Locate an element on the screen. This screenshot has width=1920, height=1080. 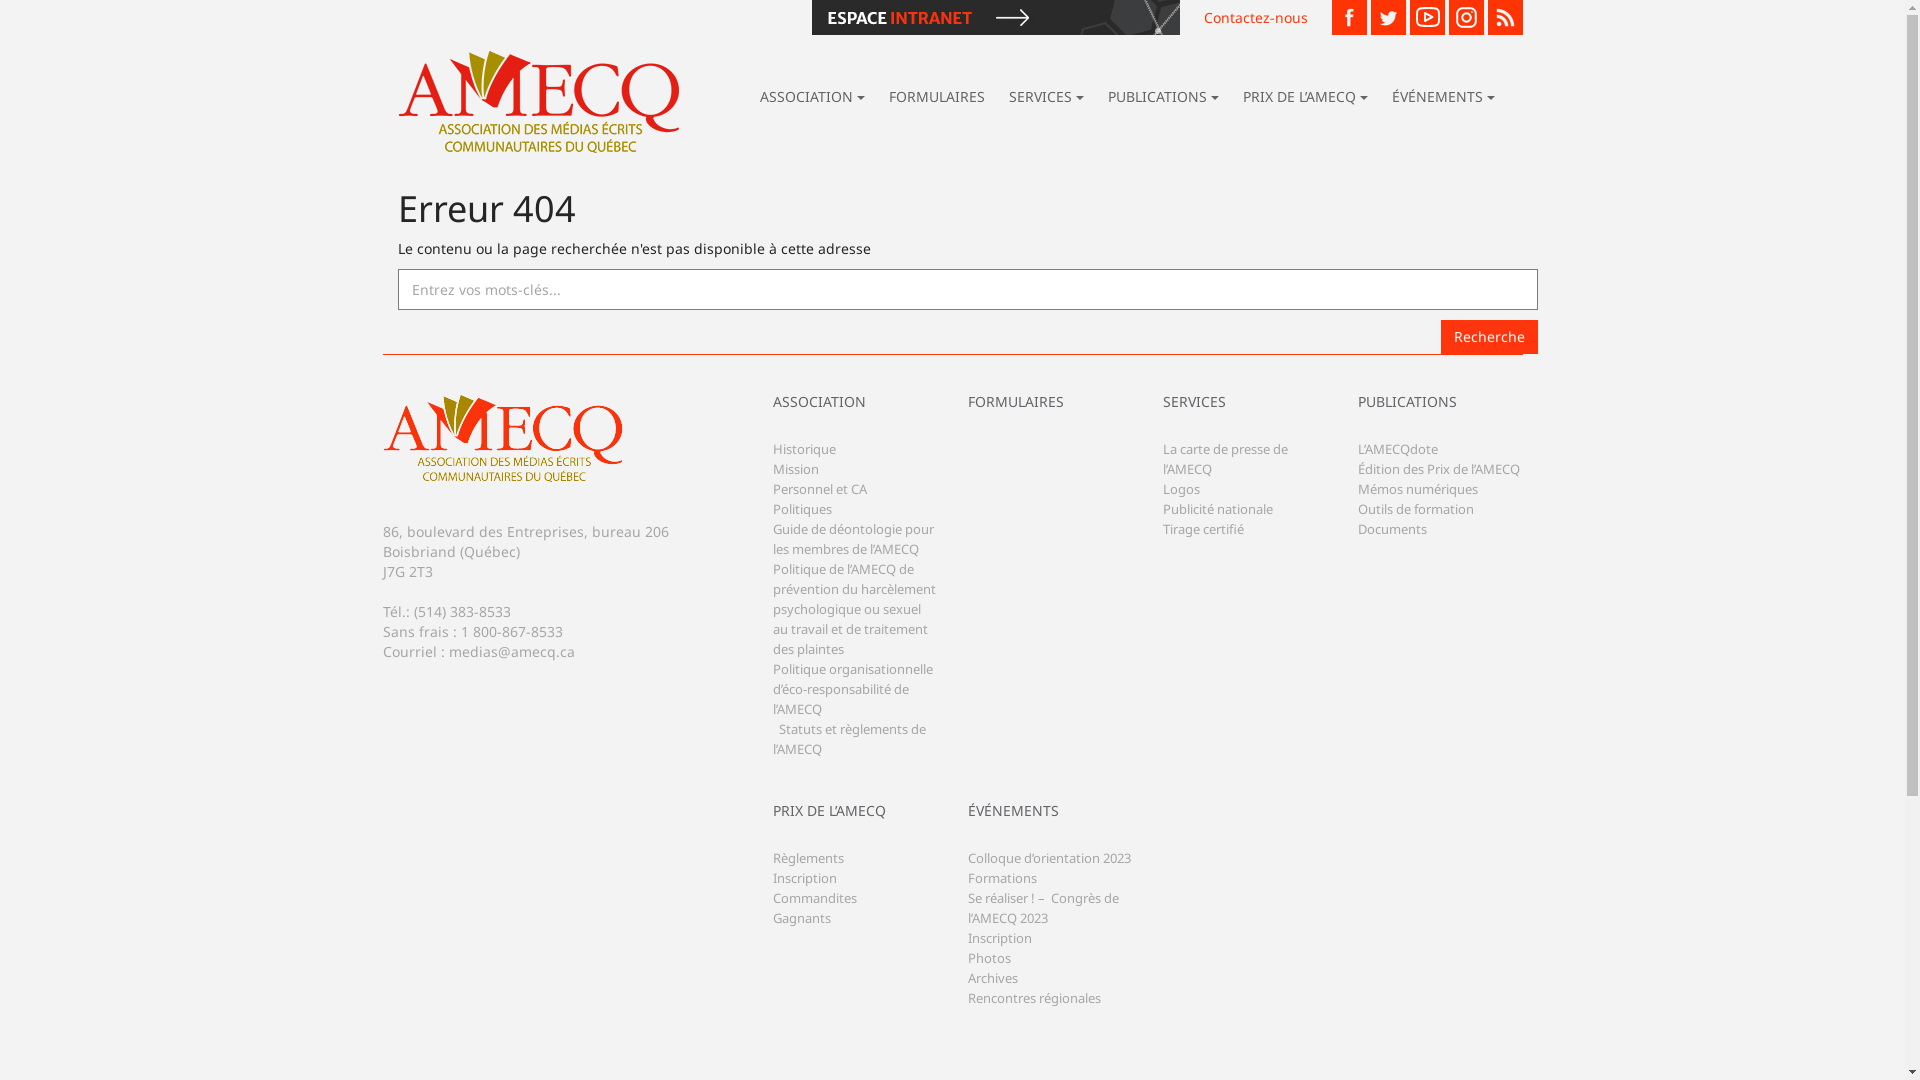
'PUBLICATIONS' is located at coordinates (1163, 99).